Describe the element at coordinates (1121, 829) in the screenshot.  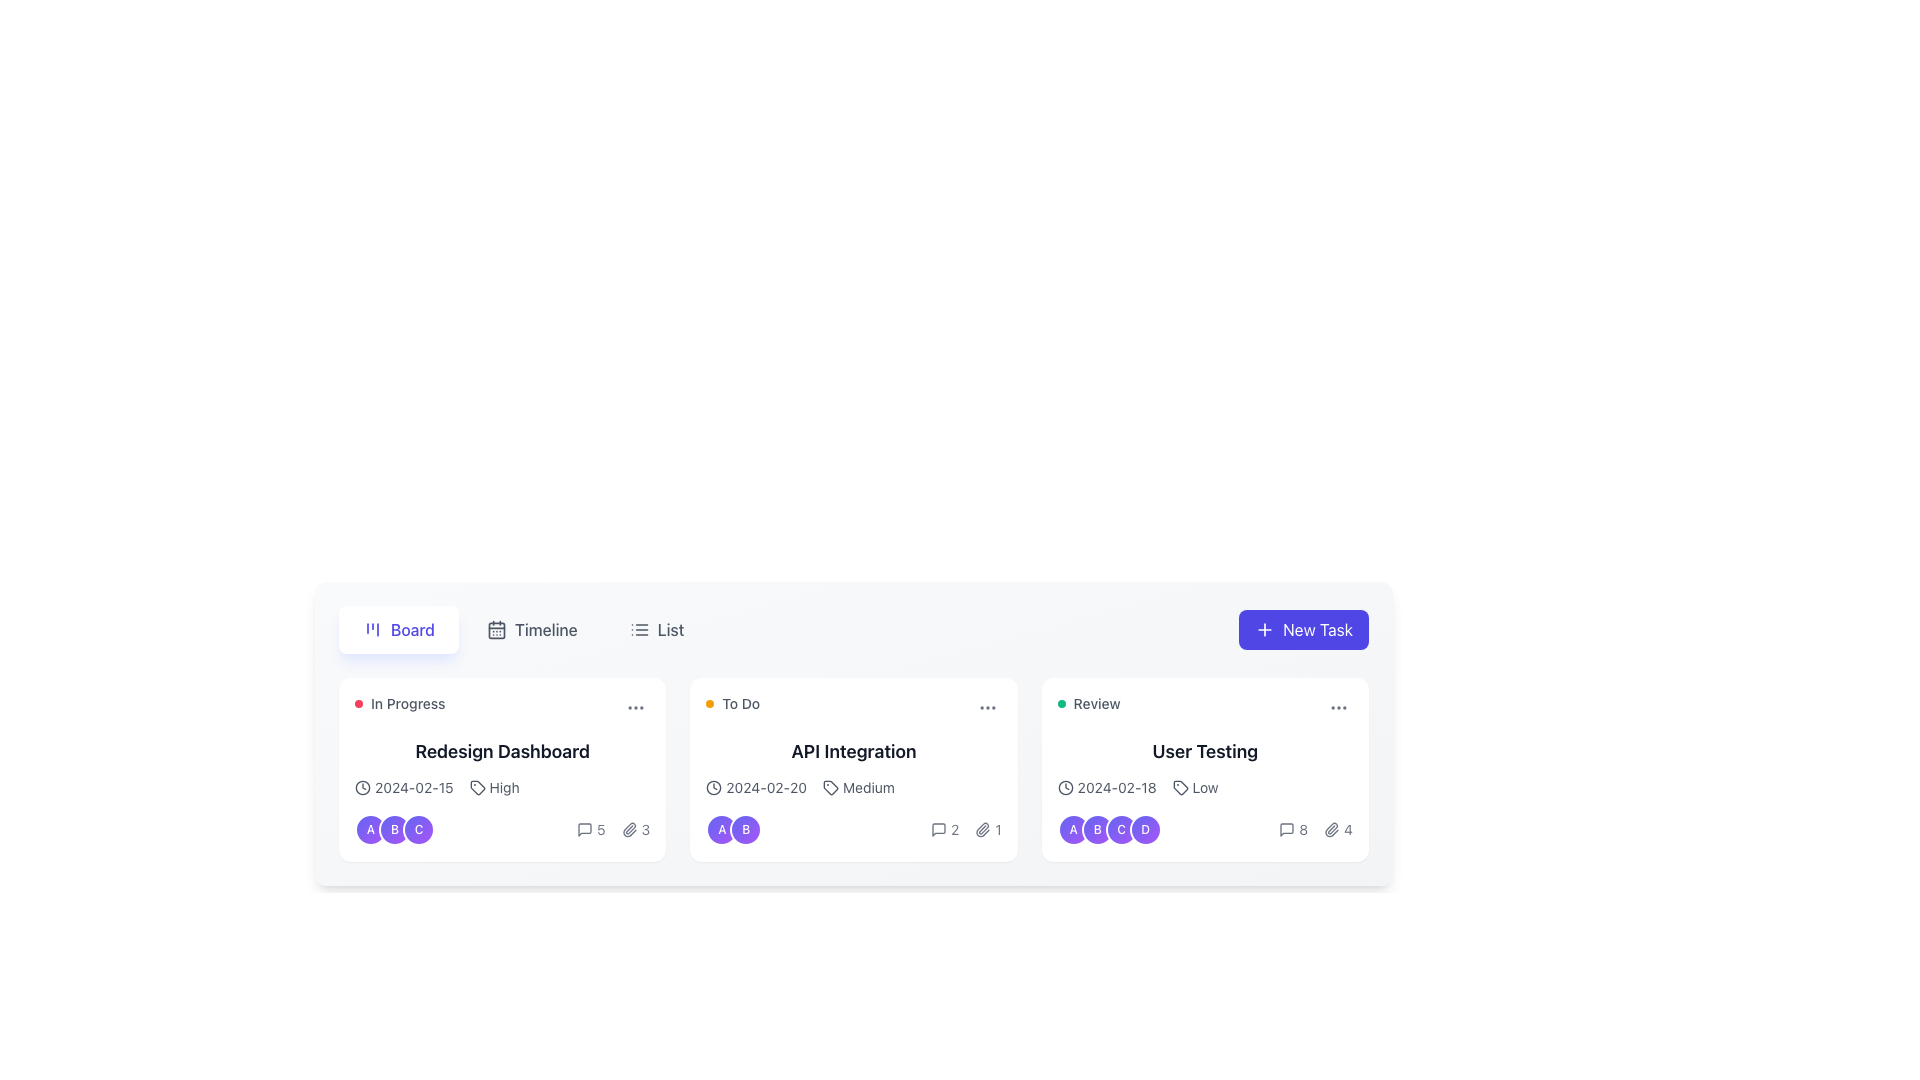
I see `the third circular badge with a gradient background and the letter 'C' in white, located at the bottom of the 'User Testing' card in the 'Review' section` at that location.